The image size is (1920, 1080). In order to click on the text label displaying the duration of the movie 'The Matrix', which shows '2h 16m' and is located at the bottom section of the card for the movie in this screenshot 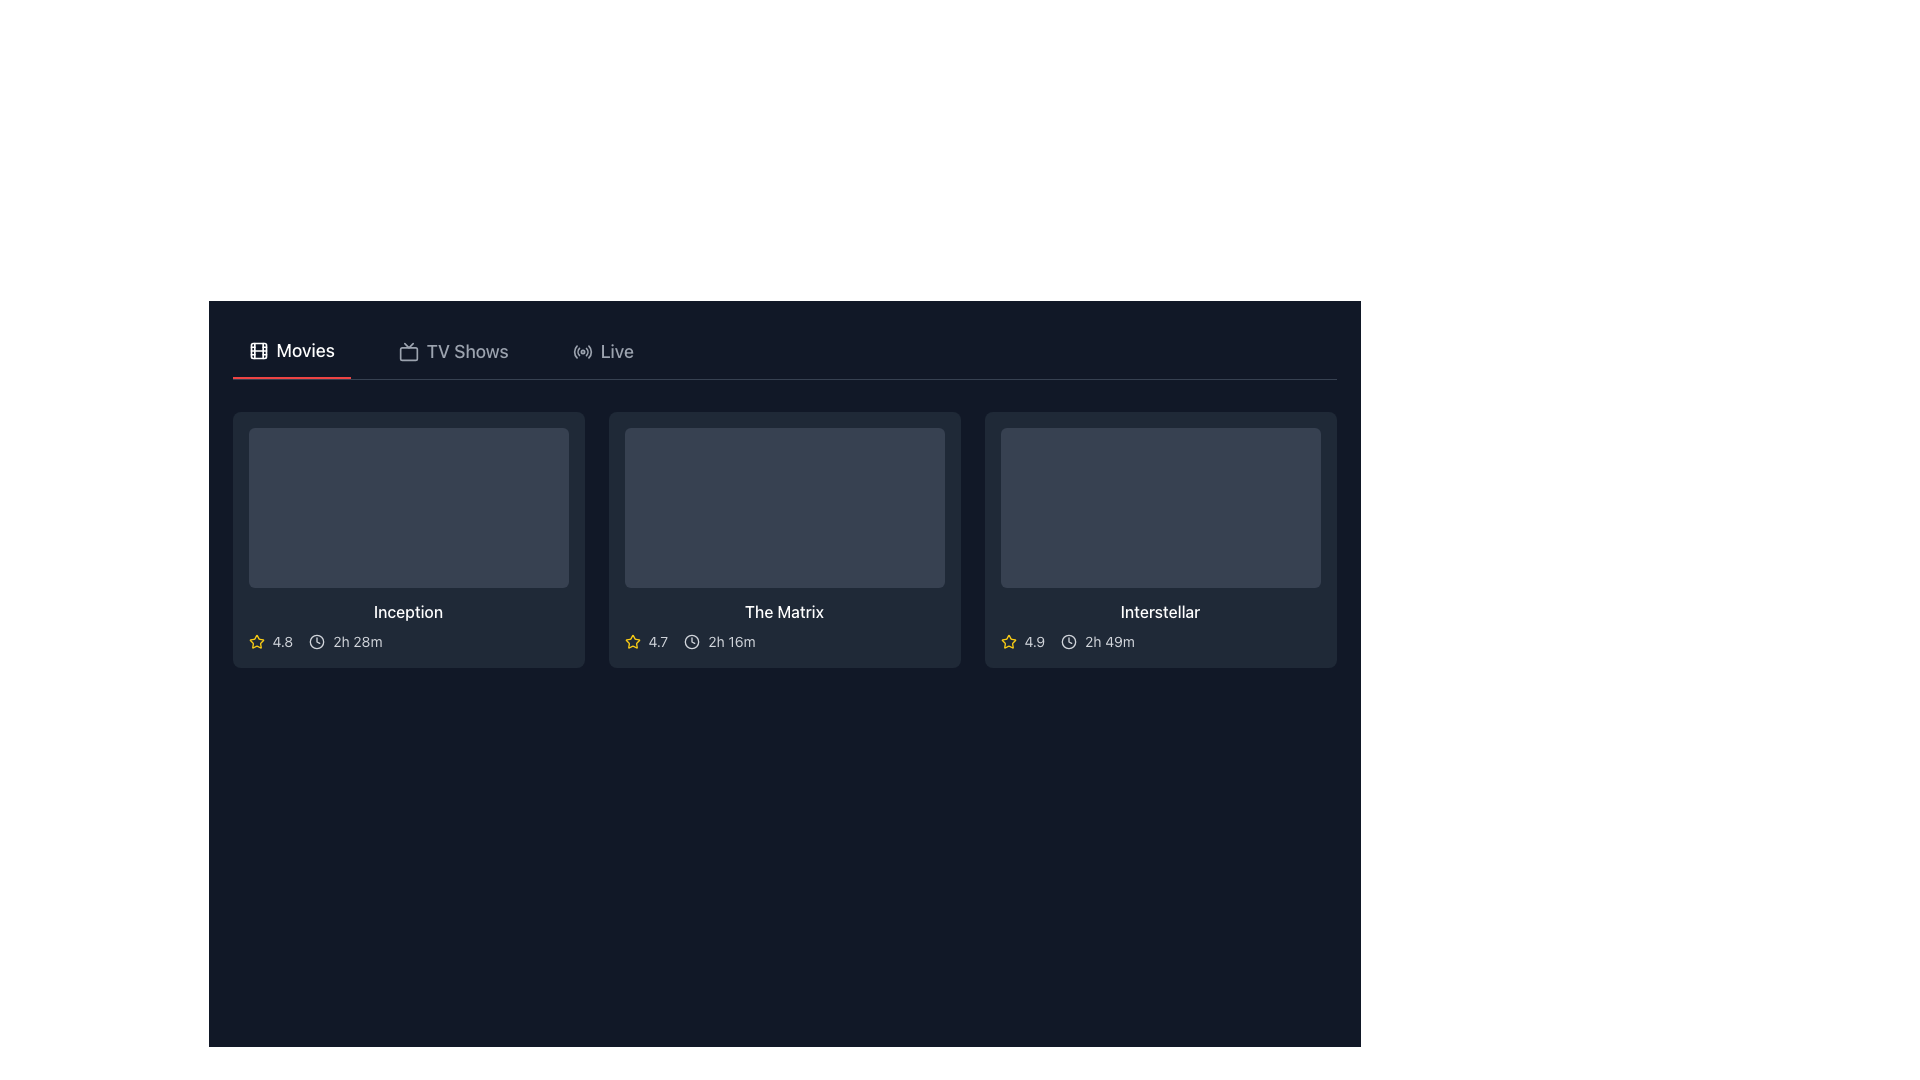, I will do `click(730, 641)`.